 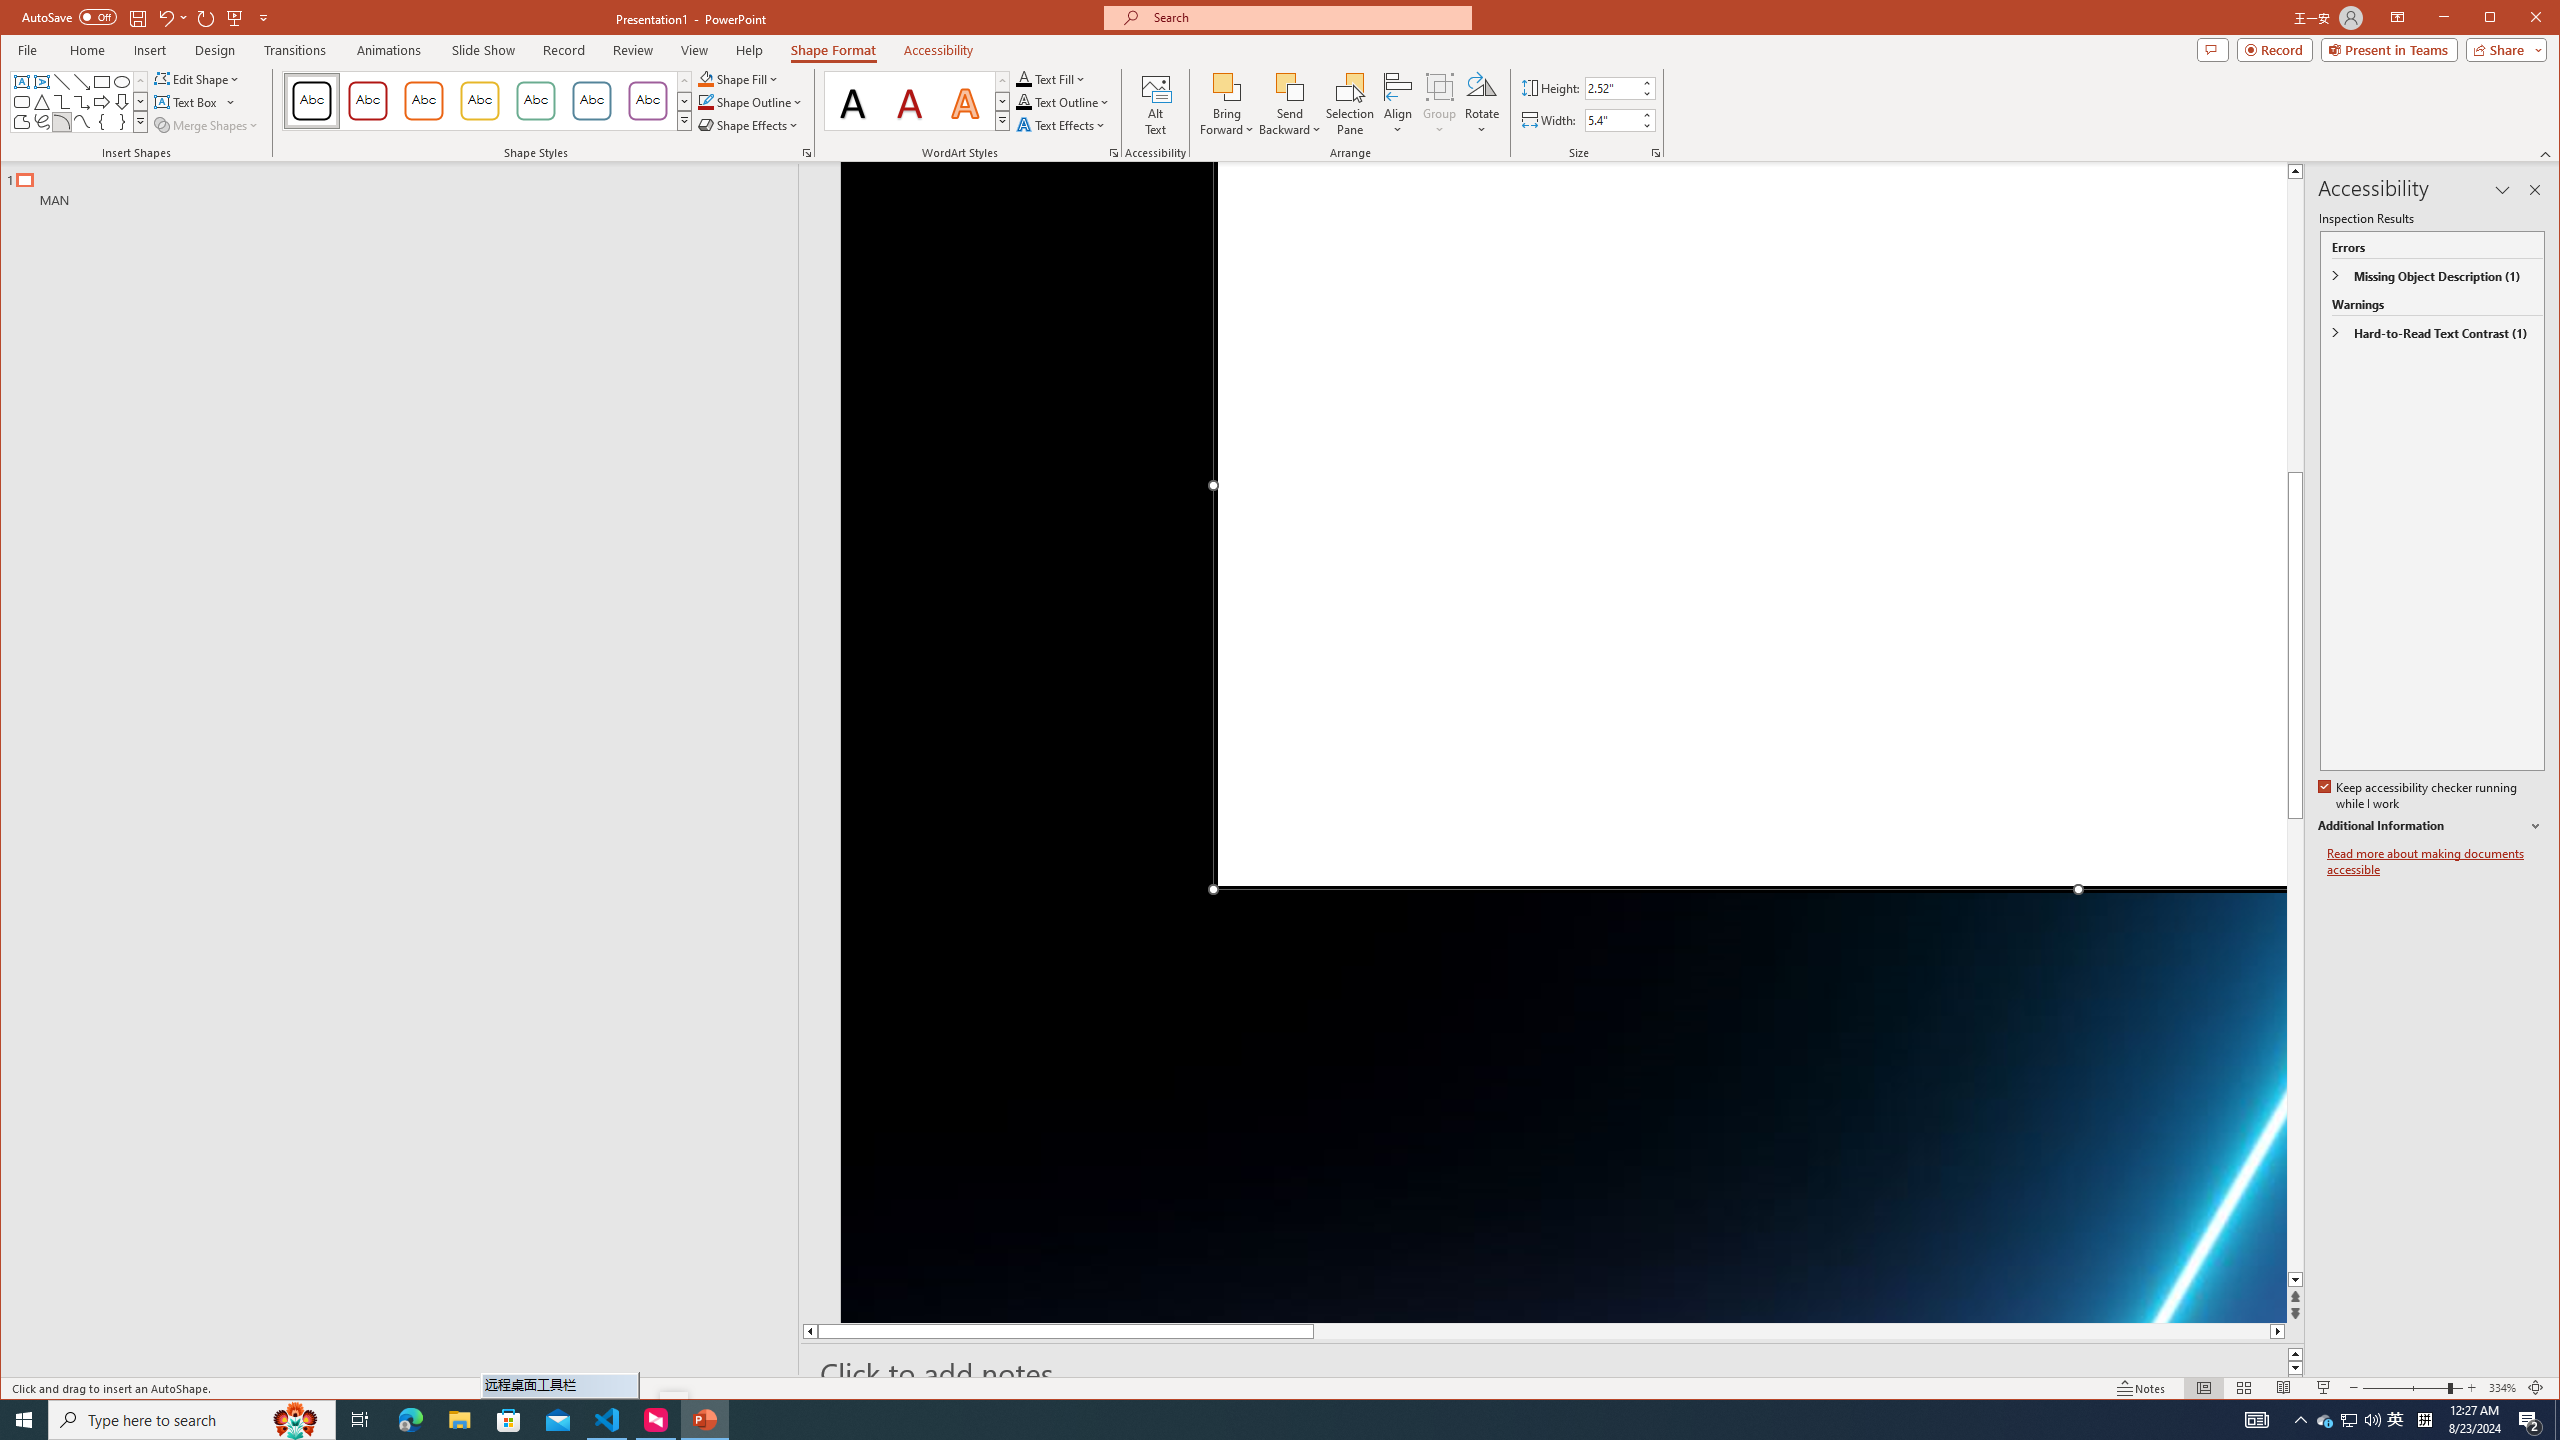 I want to click on 'Design', so click(x=215, y=49).